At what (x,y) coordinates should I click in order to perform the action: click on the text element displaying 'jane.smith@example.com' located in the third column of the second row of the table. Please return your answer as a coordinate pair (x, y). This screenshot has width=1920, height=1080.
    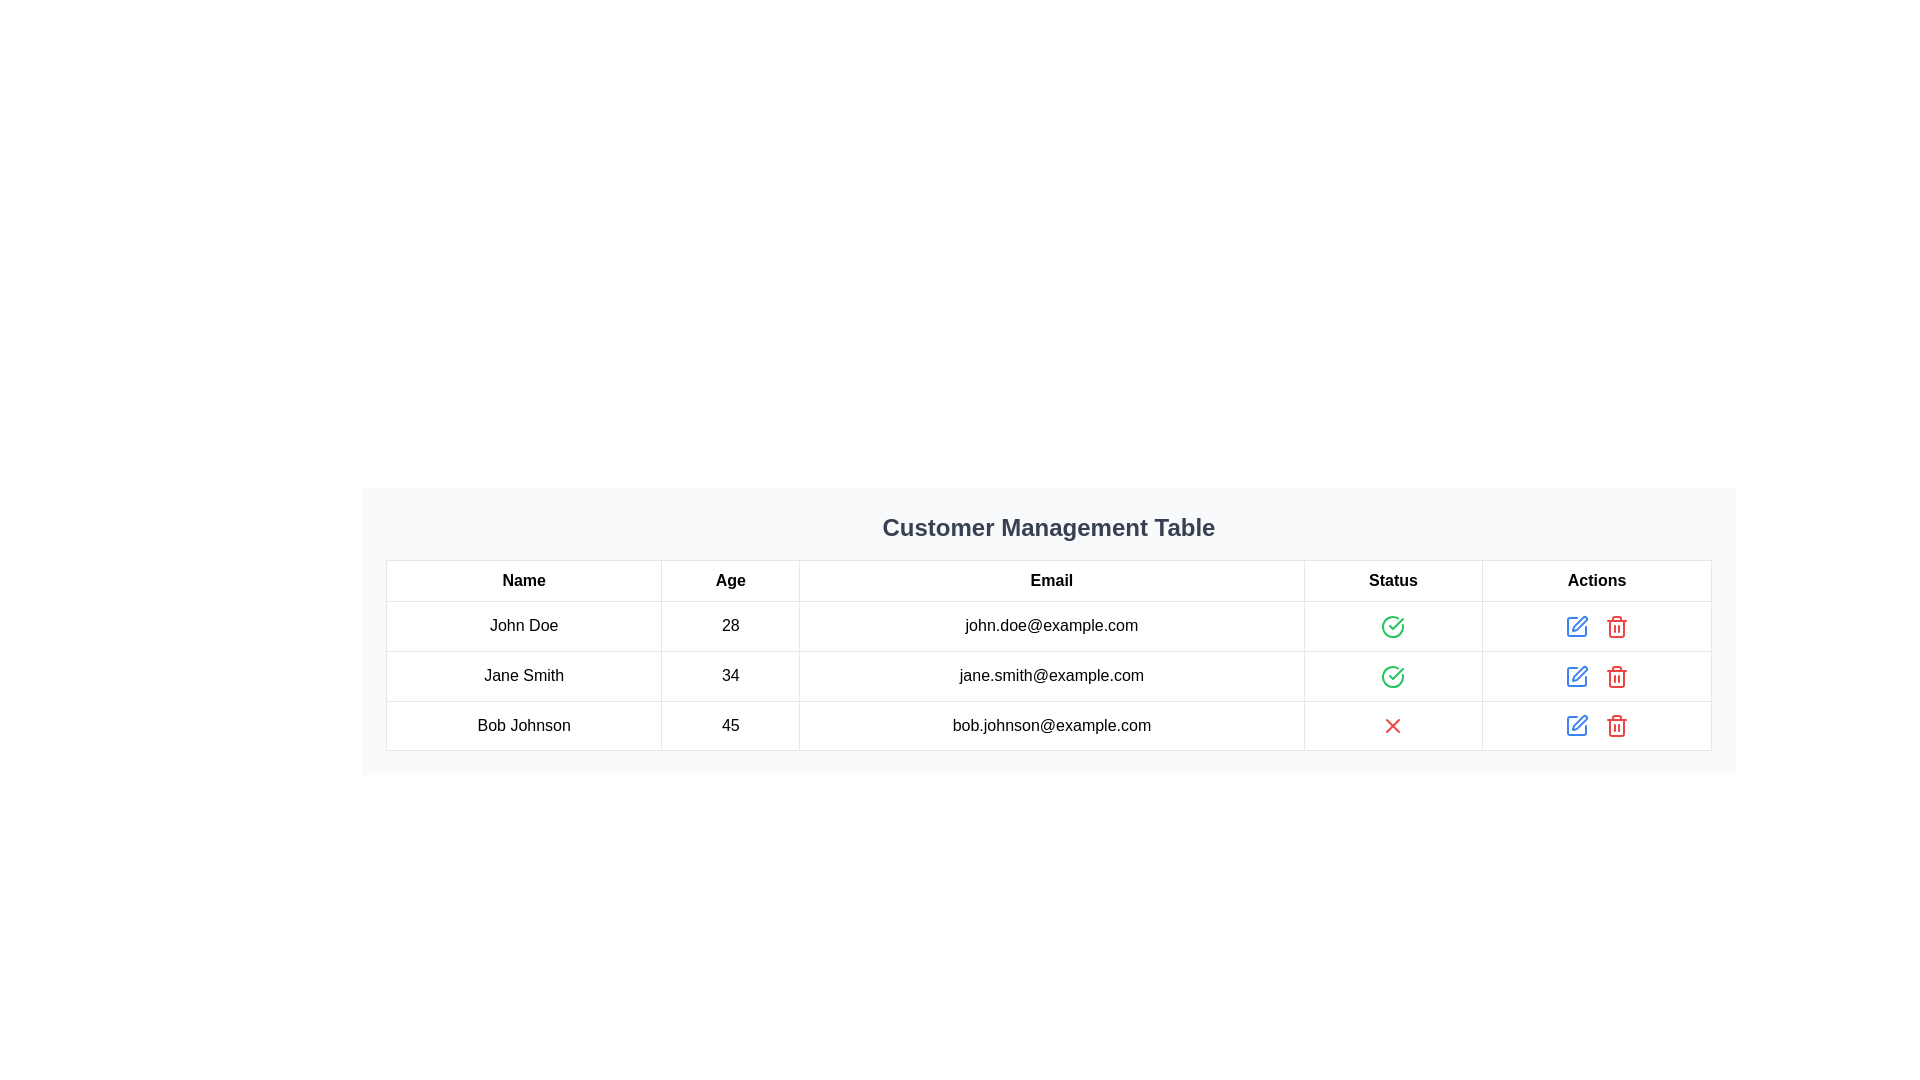
    Looking at the image, I should click on (1050, 675).